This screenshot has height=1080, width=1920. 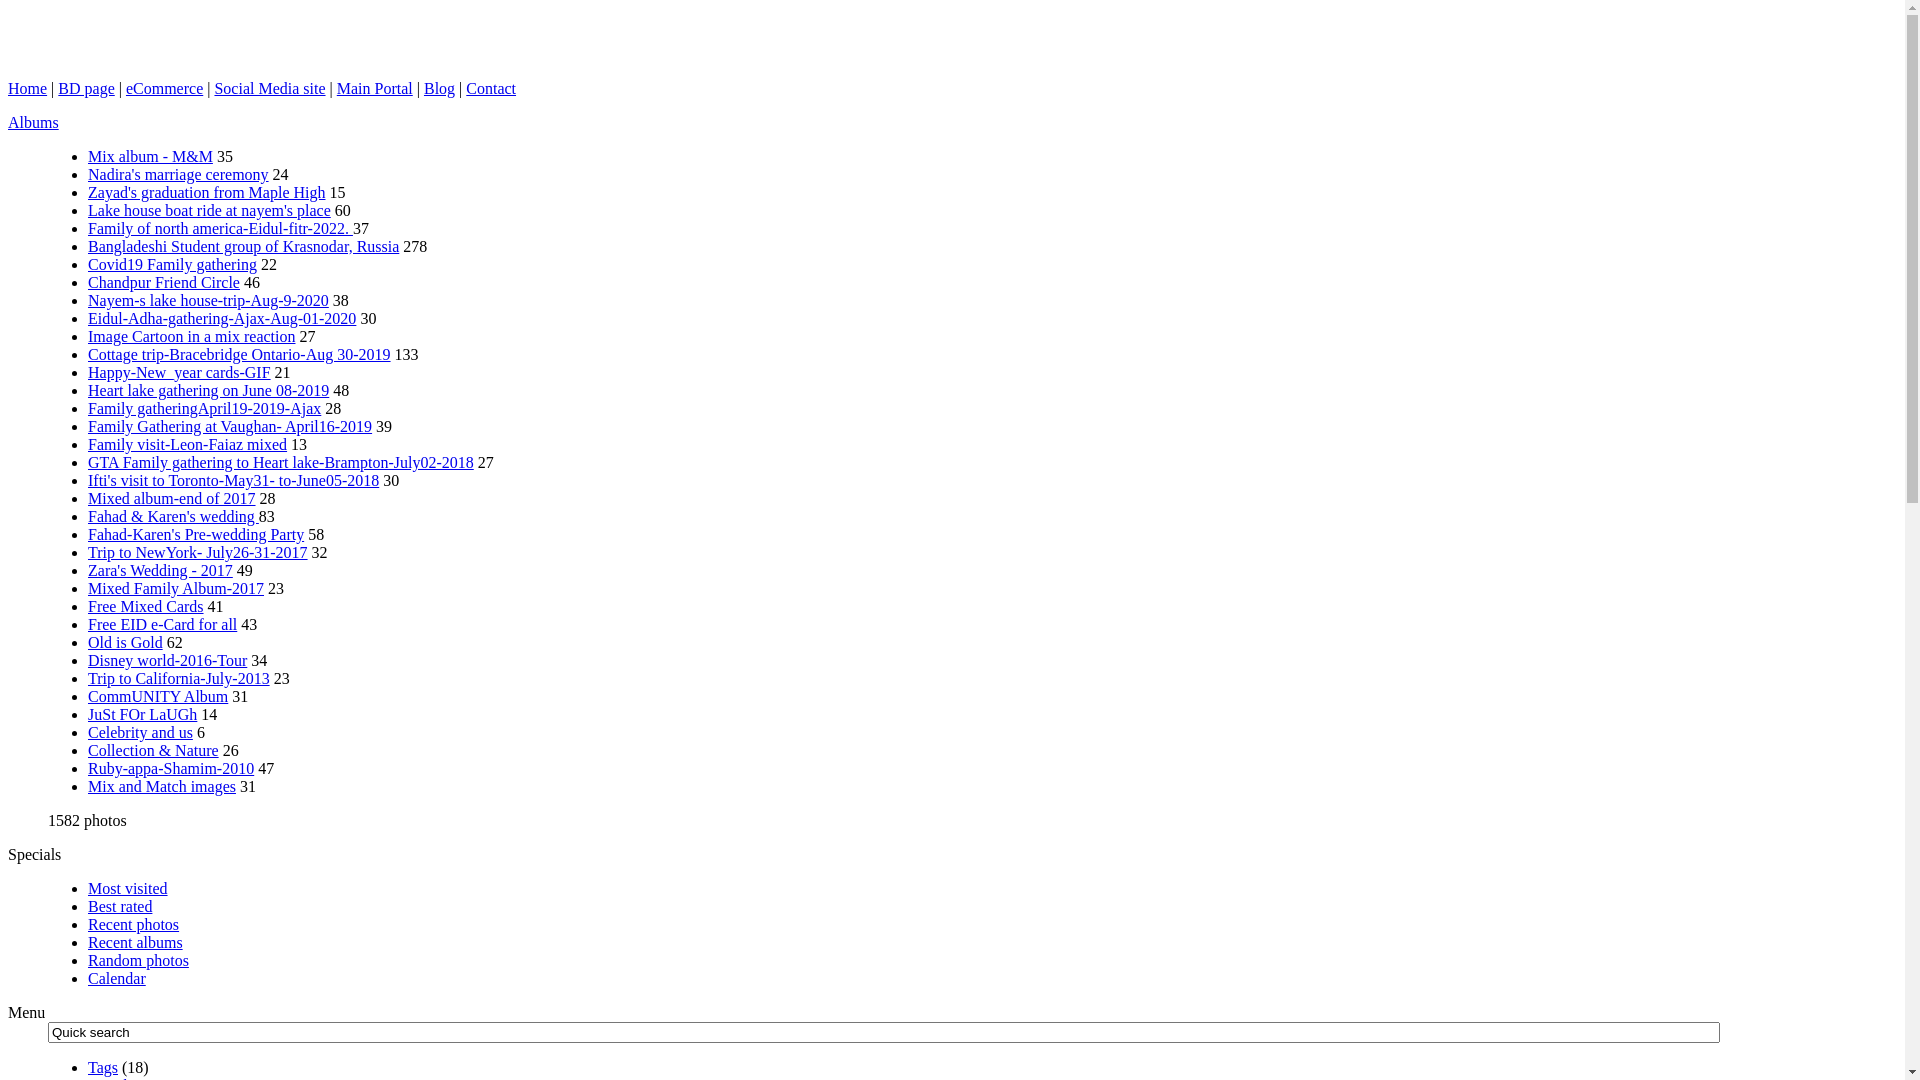 What do you see at coordinates (164, 87) in the screenshot?
I see `'eCommerce'` at bounding box center [164, 87].